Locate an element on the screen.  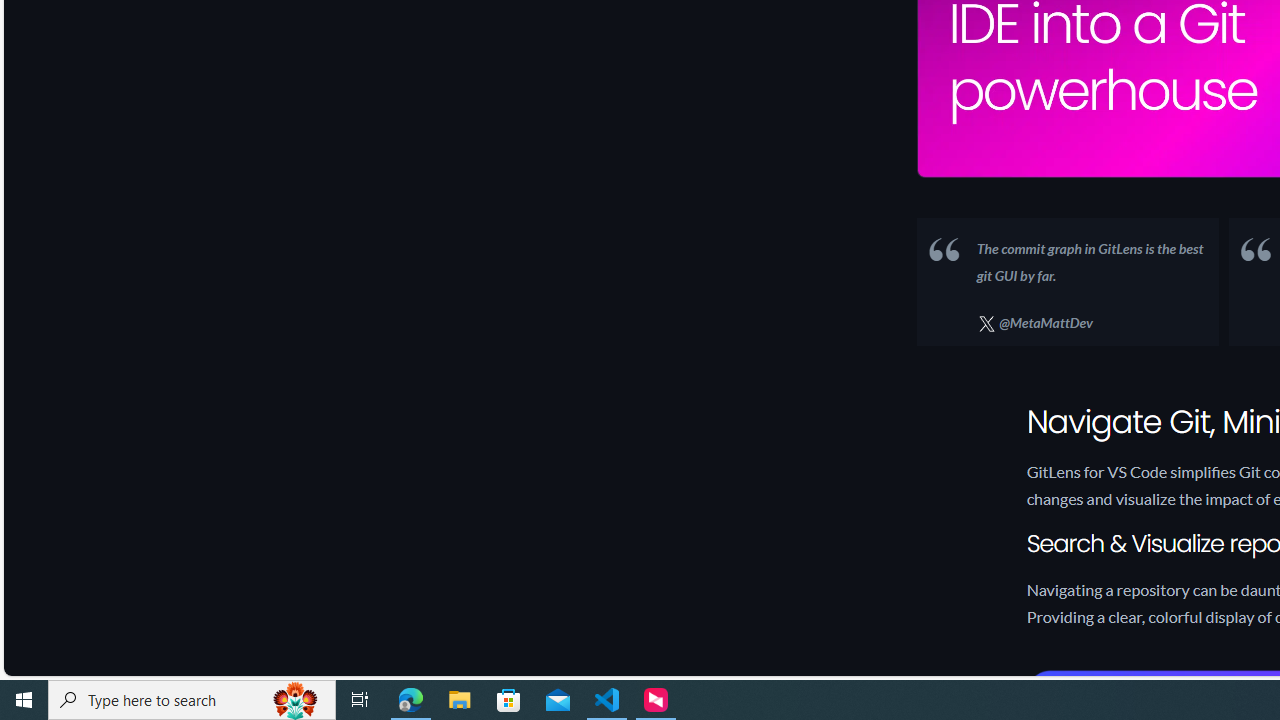
'Microsoft Store' is located at coordinates (509, 698).